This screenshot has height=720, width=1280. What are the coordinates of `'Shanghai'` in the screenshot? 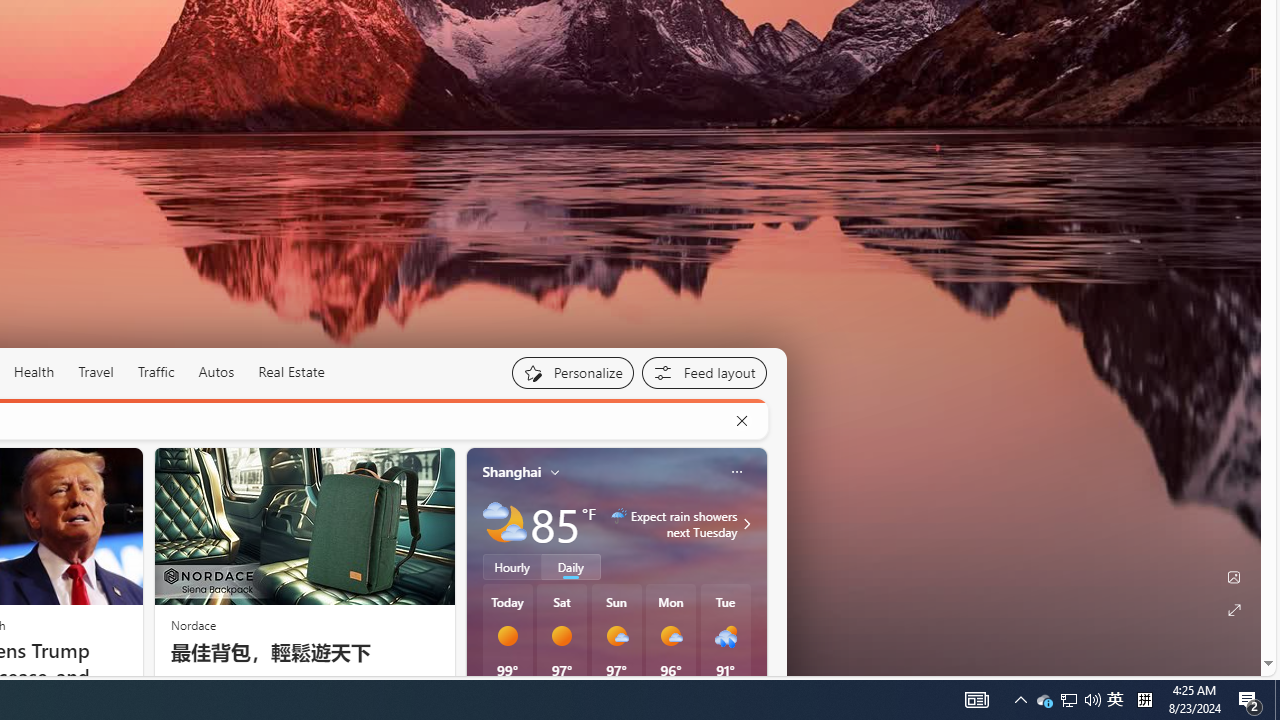 It's located at (512, 471).